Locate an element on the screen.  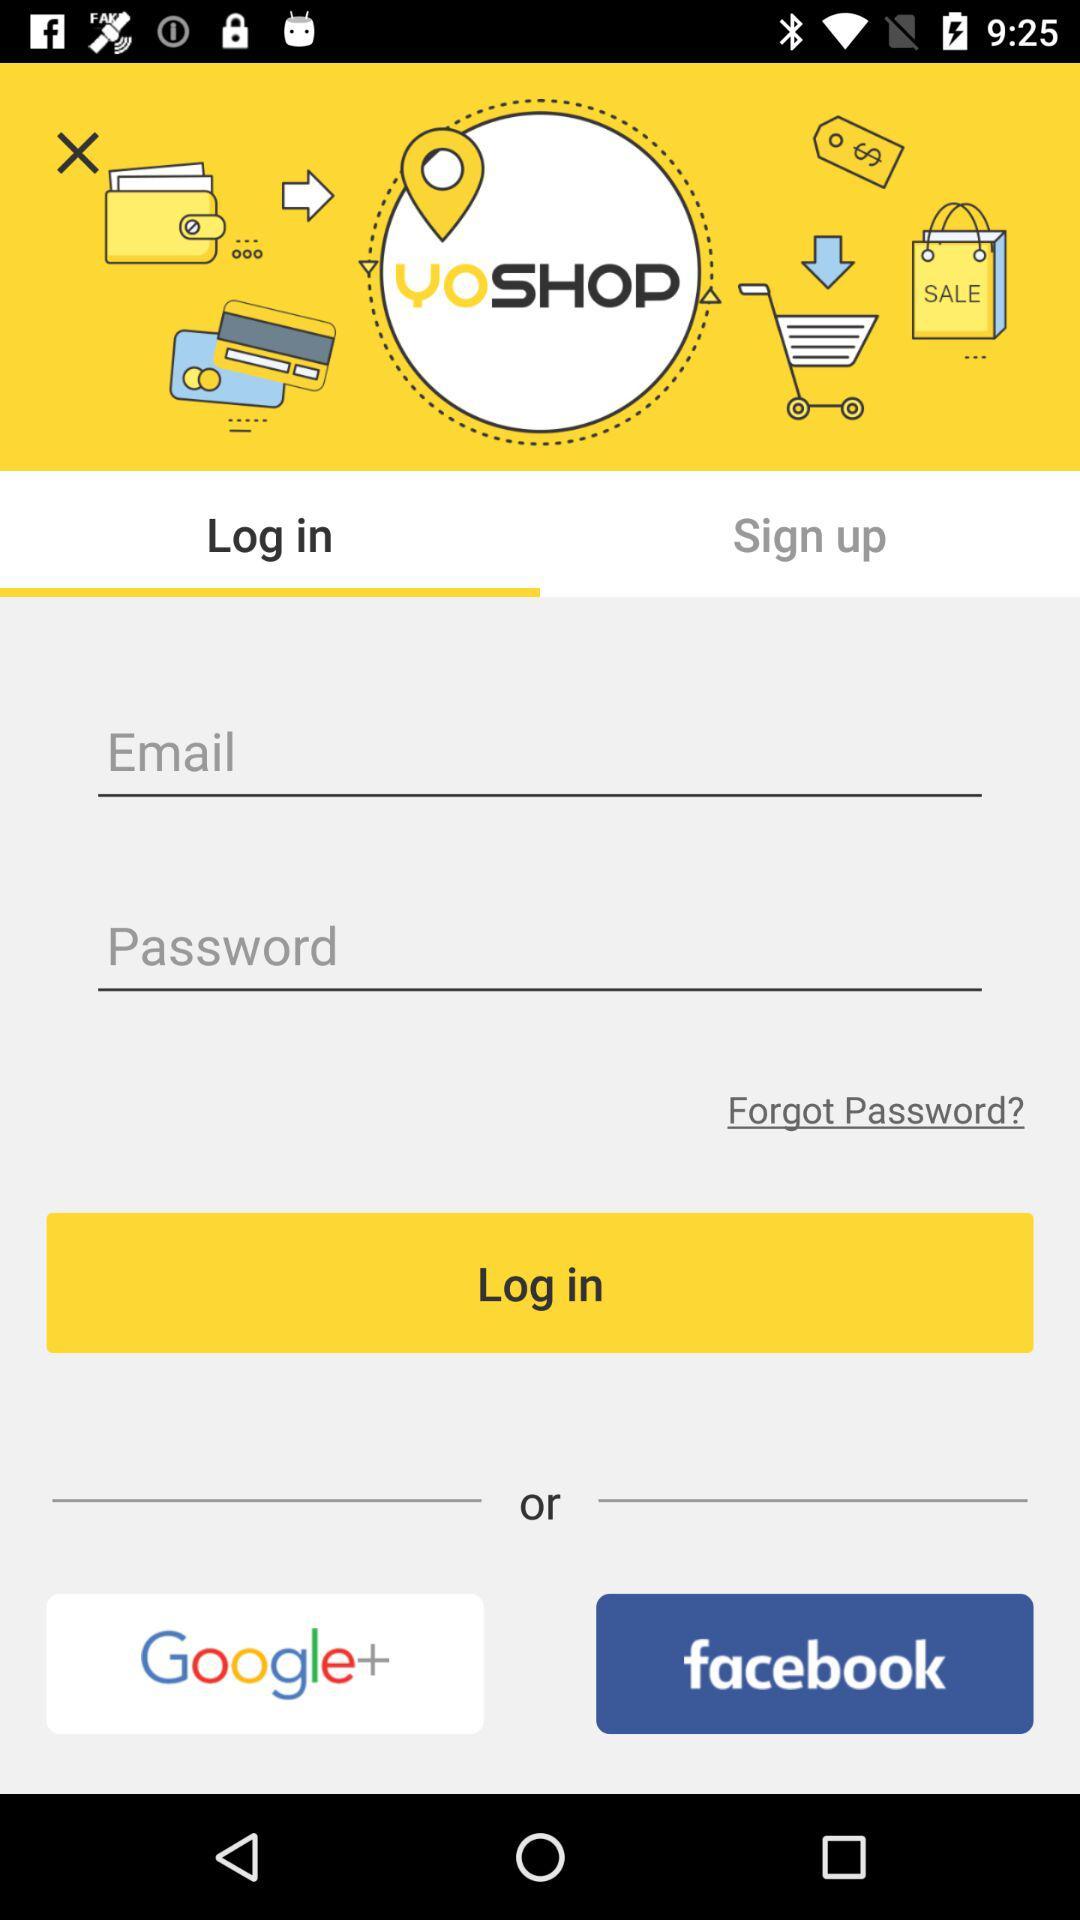
the item above the log in is located at coordinates (874, 1108).